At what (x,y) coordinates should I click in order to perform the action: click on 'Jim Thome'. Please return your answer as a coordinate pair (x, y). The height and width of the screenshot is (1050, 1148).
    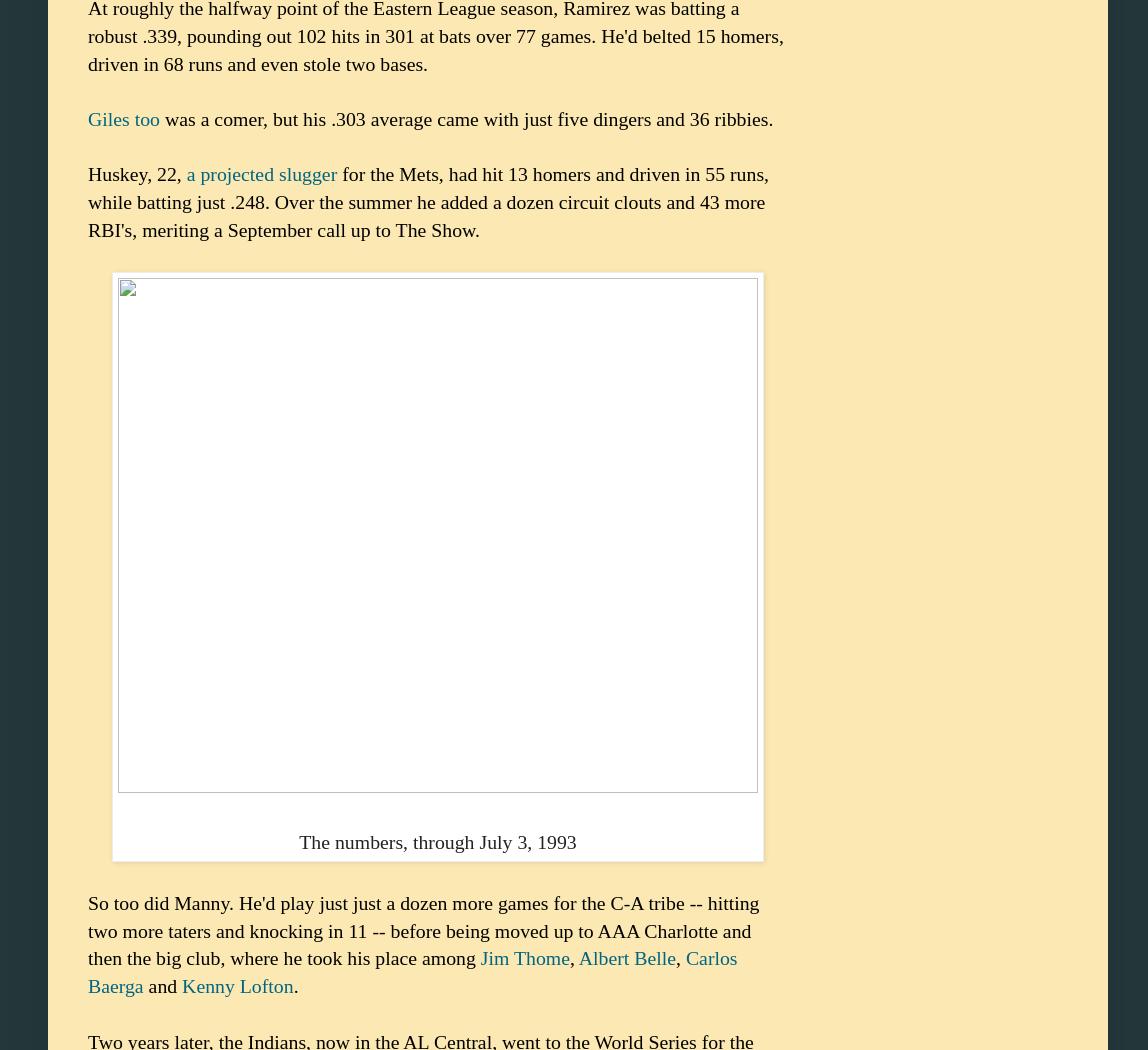
    Looking at the image, I should click on (524, 957).